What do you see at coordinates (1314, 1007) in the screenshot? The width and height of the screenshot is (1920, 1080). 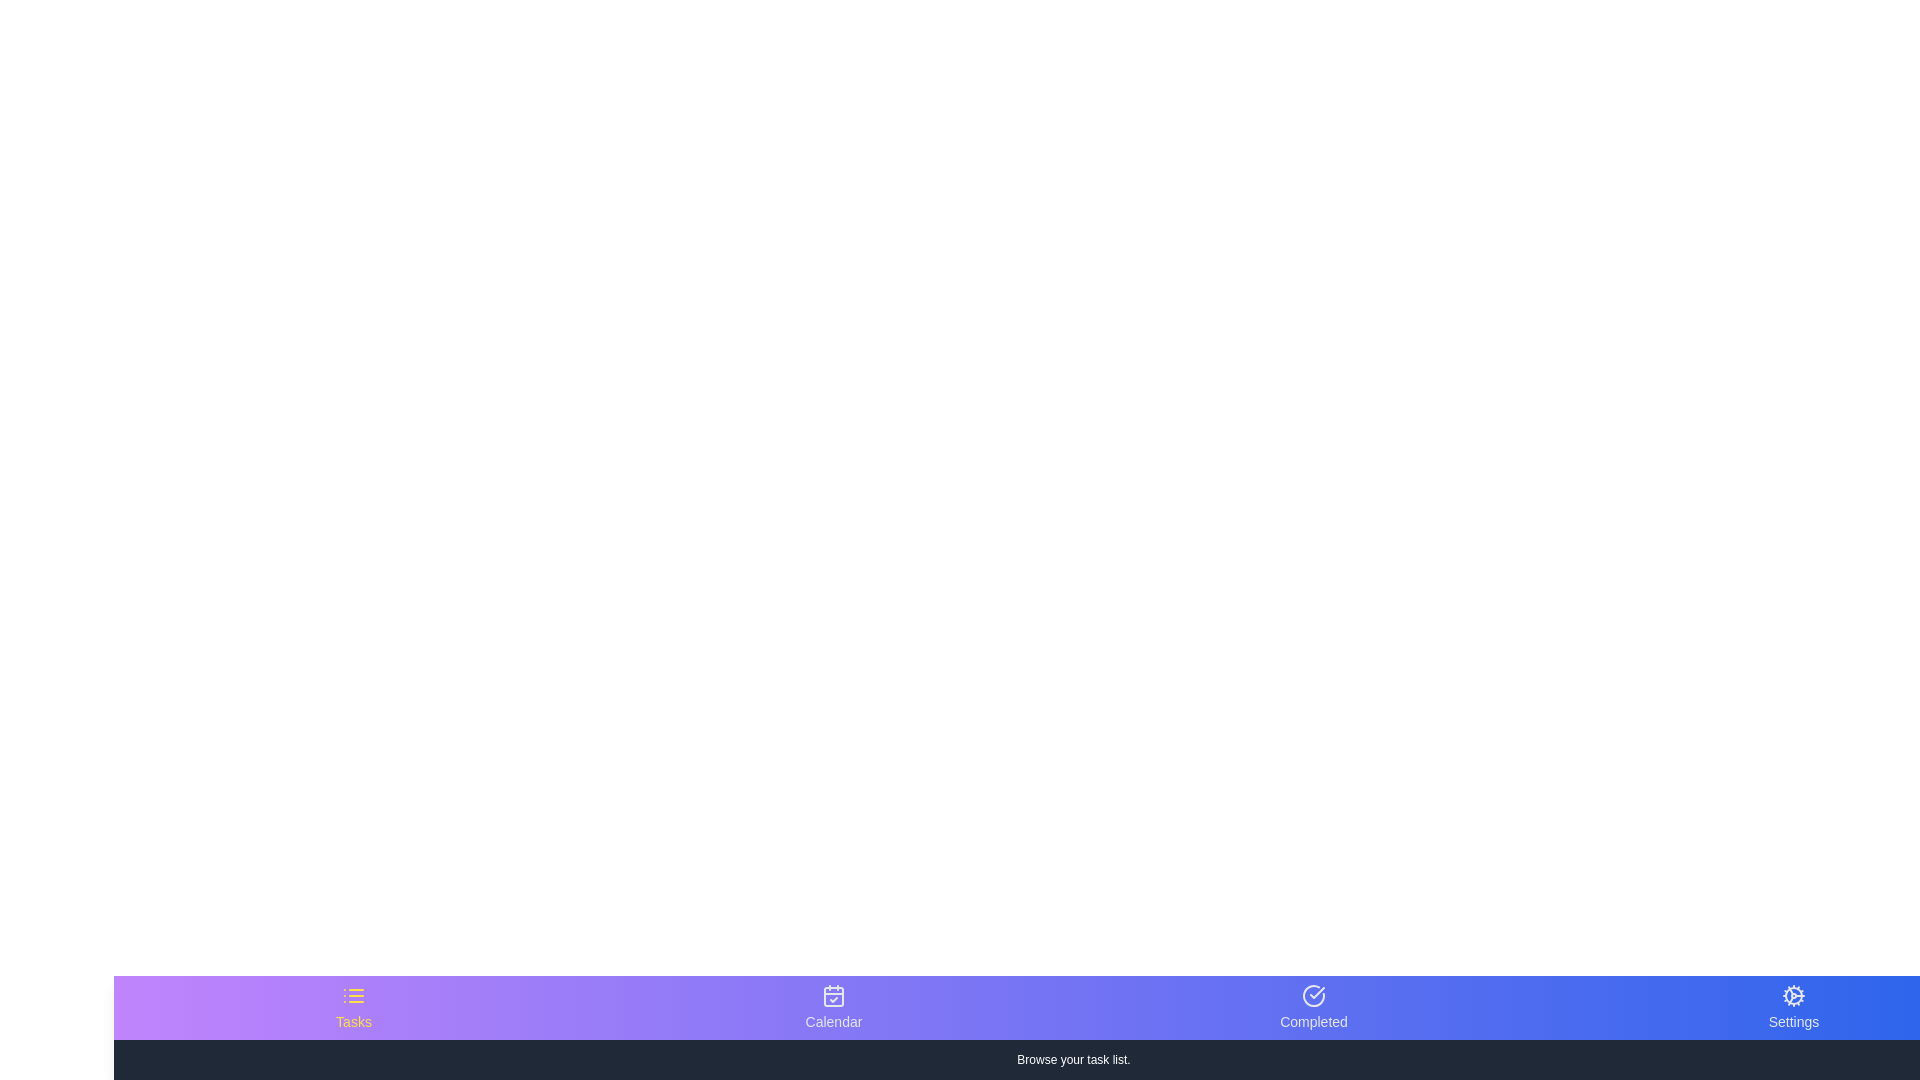 I see `the navigation icon corresponding to Completed` at bounding box center [1314, 1007].